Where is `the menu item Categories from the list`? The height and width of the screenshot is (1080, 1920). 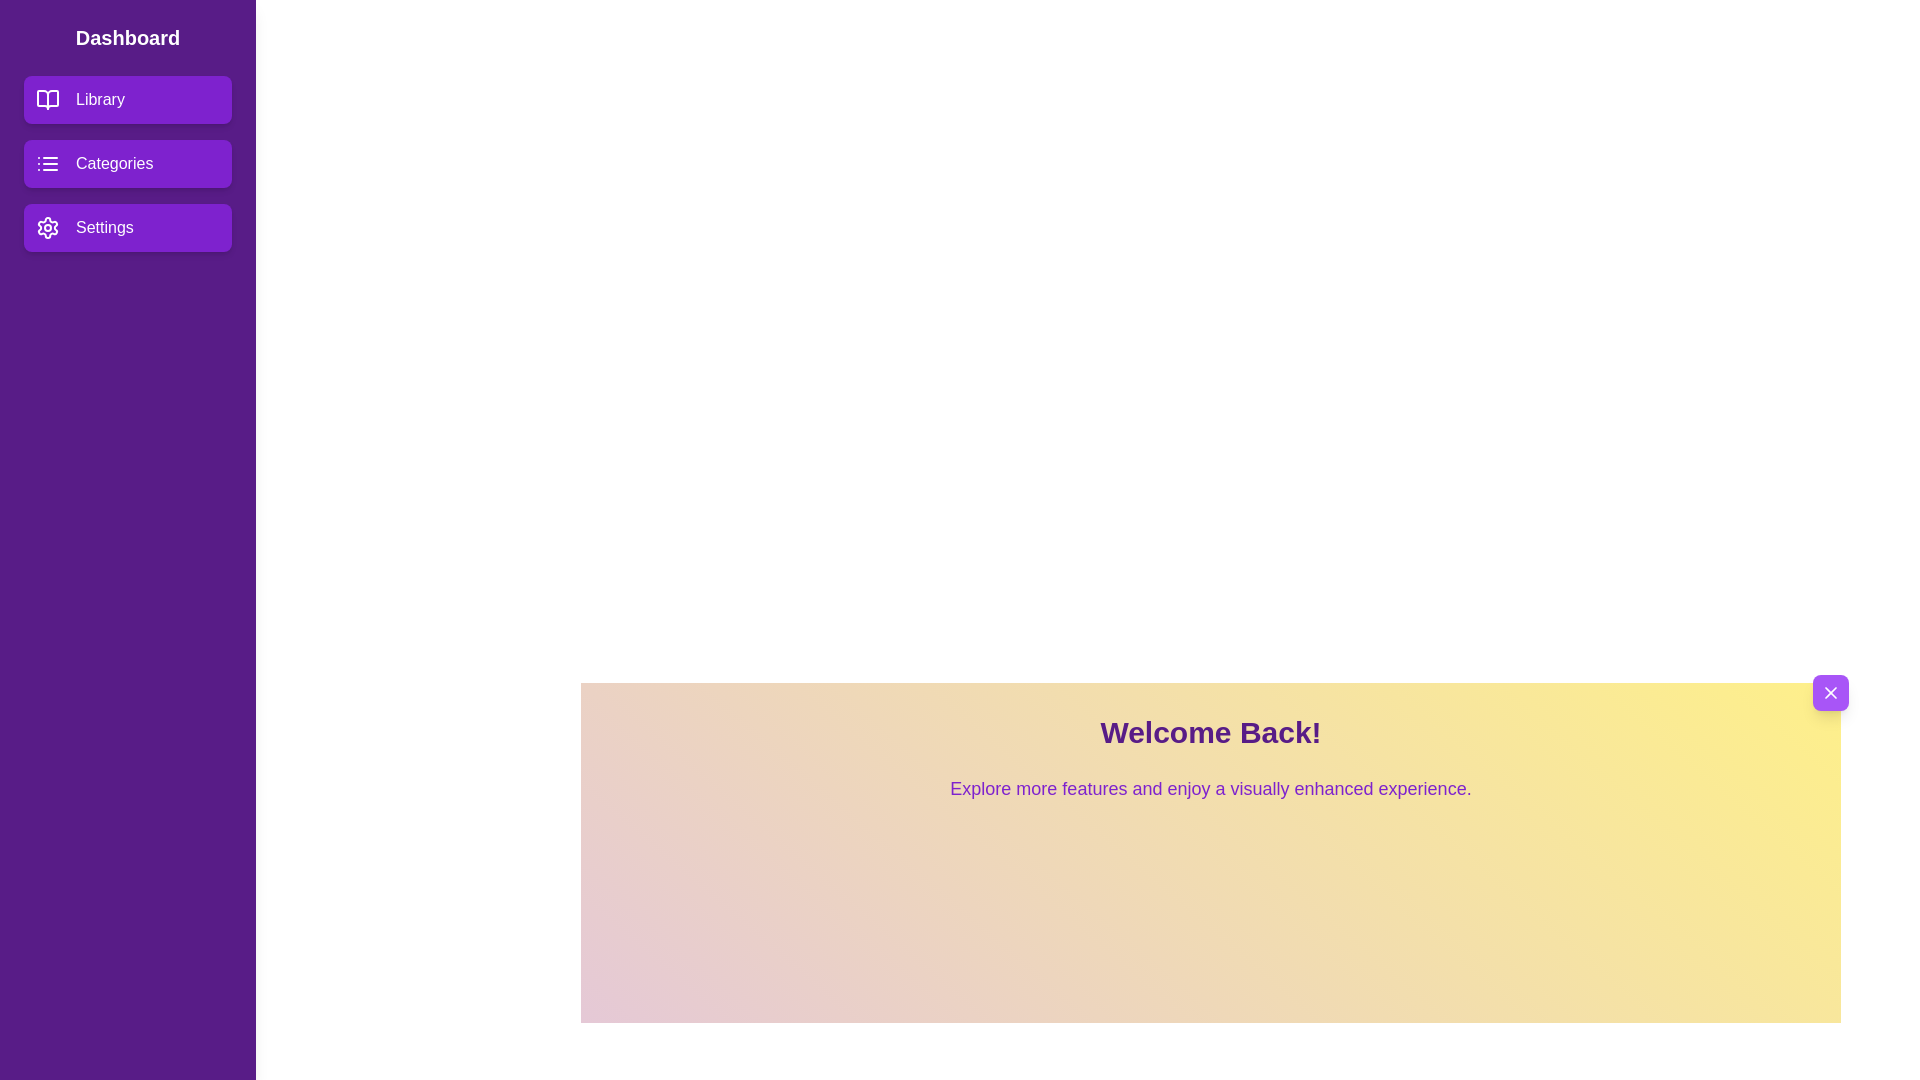 the menu item Categories from the list is located at coordinates (127, 163).